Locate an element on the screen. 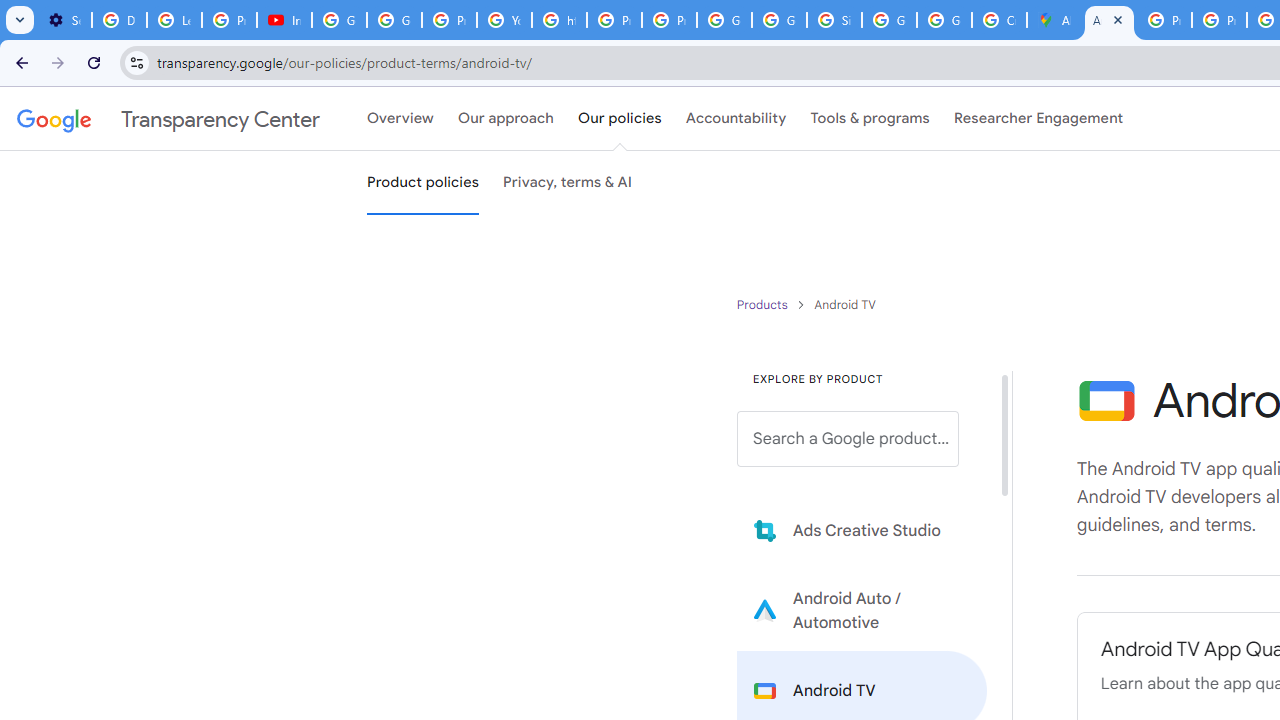  'Search a Google product from below list.' is located at coordinates (848, 438).